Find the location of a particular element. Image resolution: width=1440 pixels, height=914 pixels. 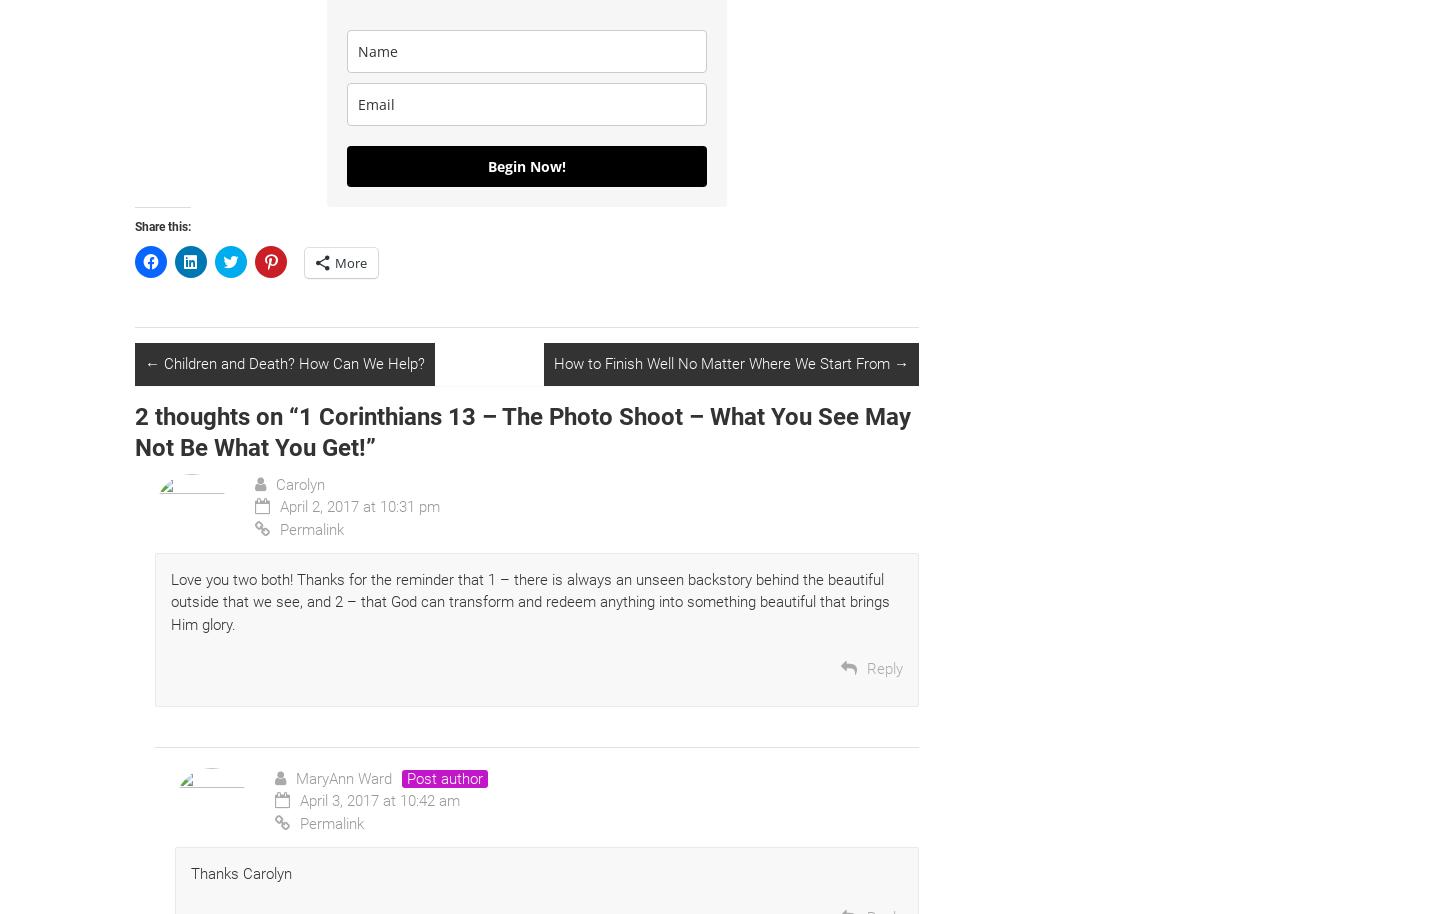

'MaryAnn Ward' is located at coordinates (344, 777).